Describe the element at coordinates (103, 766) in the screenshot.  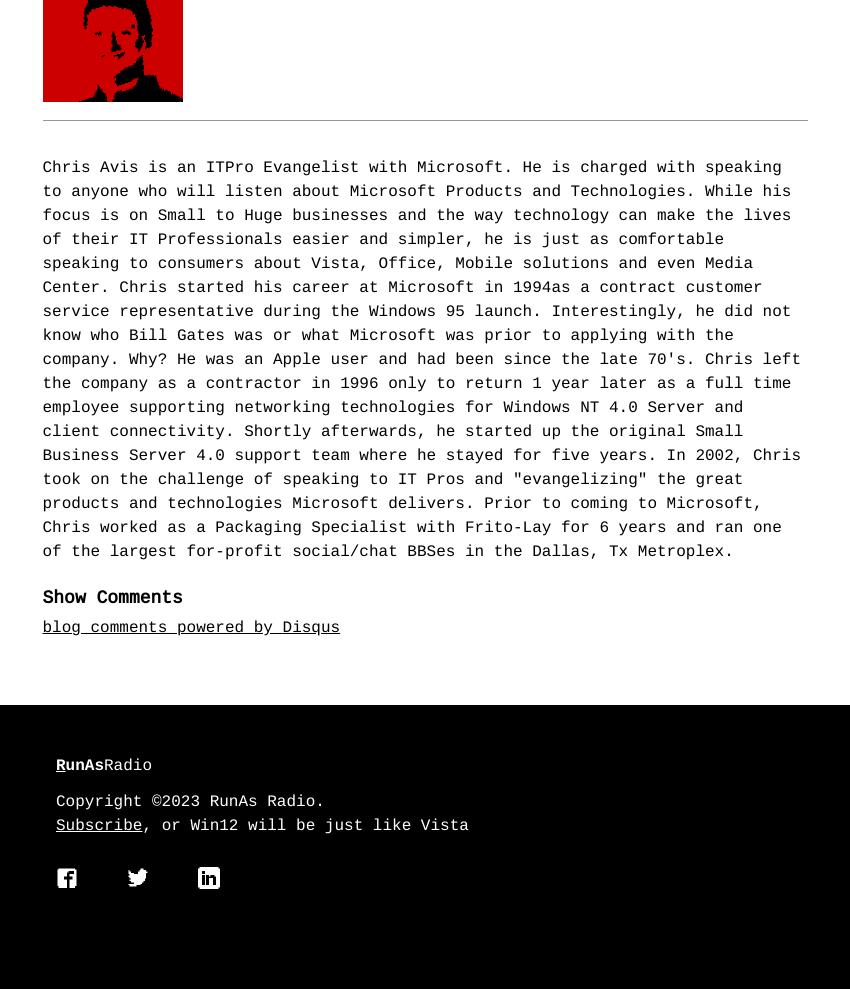
I see `'Radio'` at that location.